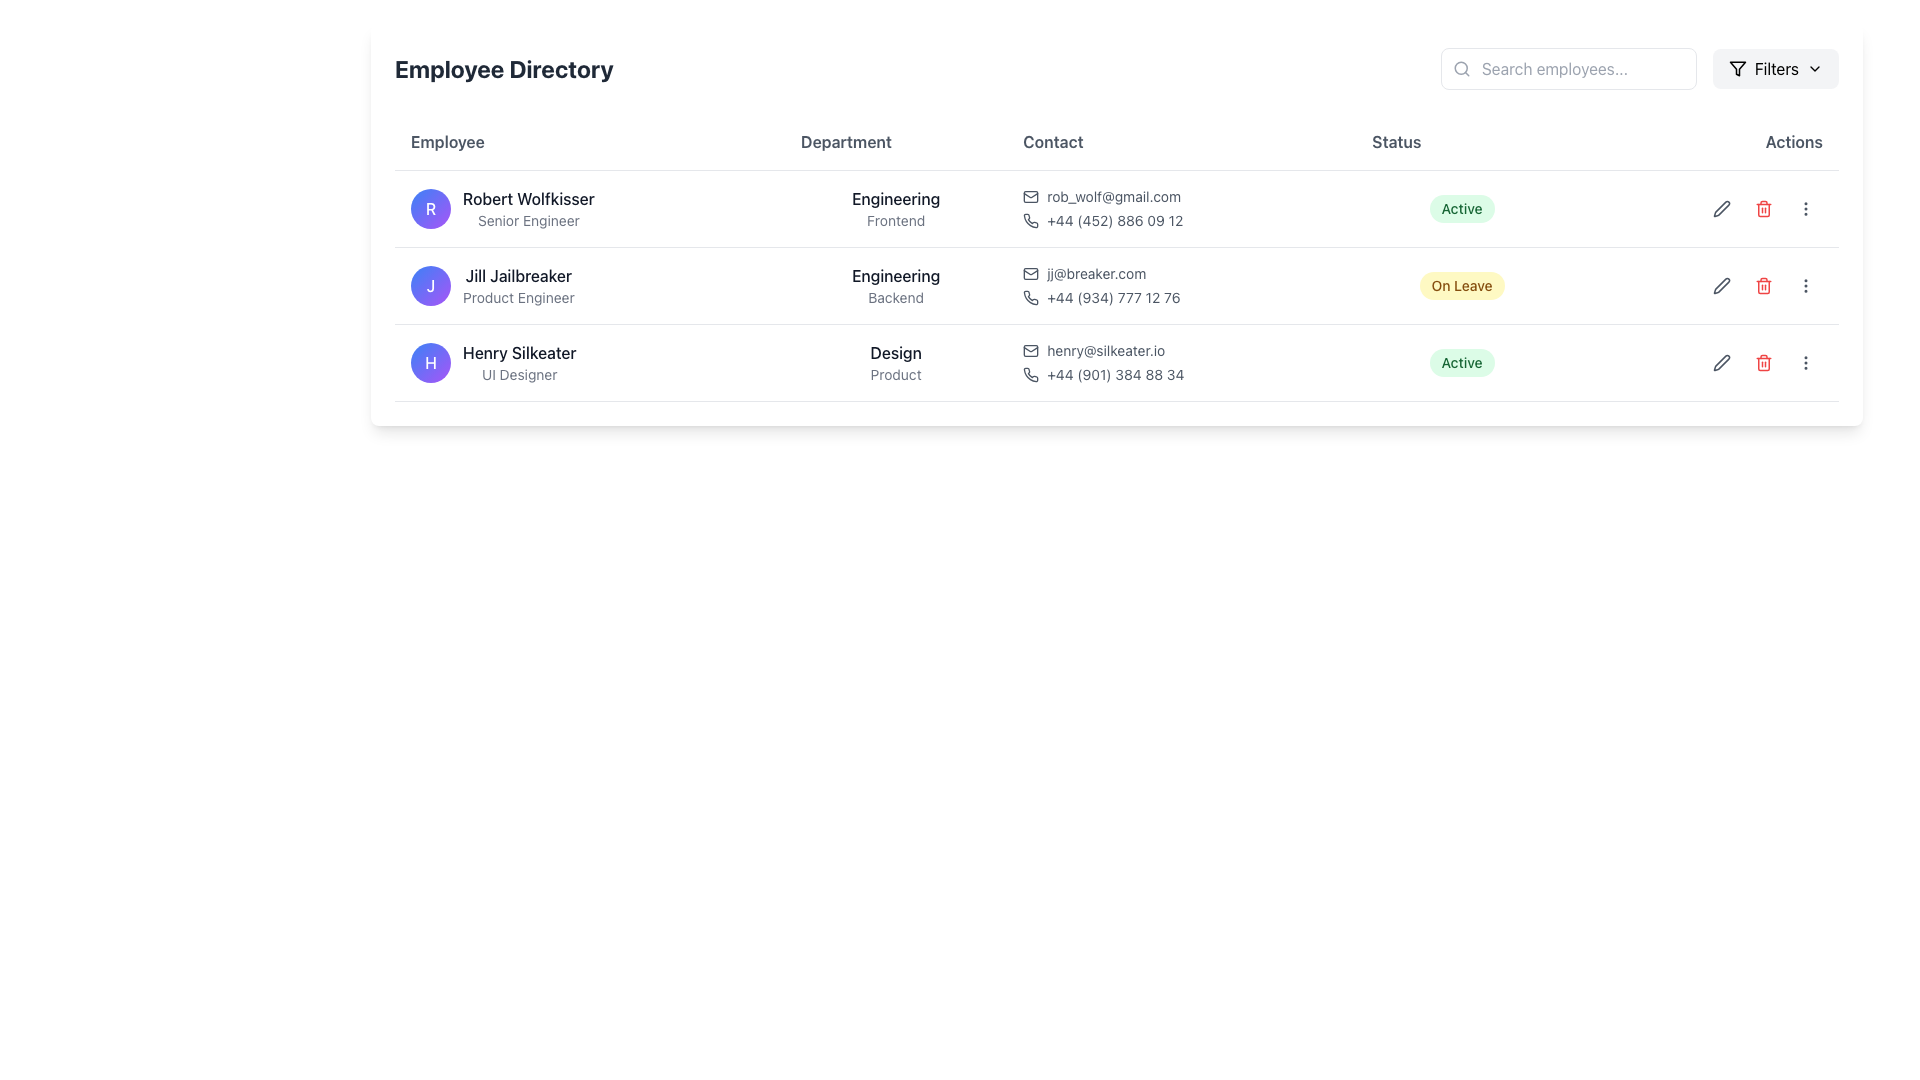  Describe the element at coordinates (1721, 362) in the screenshot. I see `the edit icon located in the third row of the table under the 'Actions' column` at that location.